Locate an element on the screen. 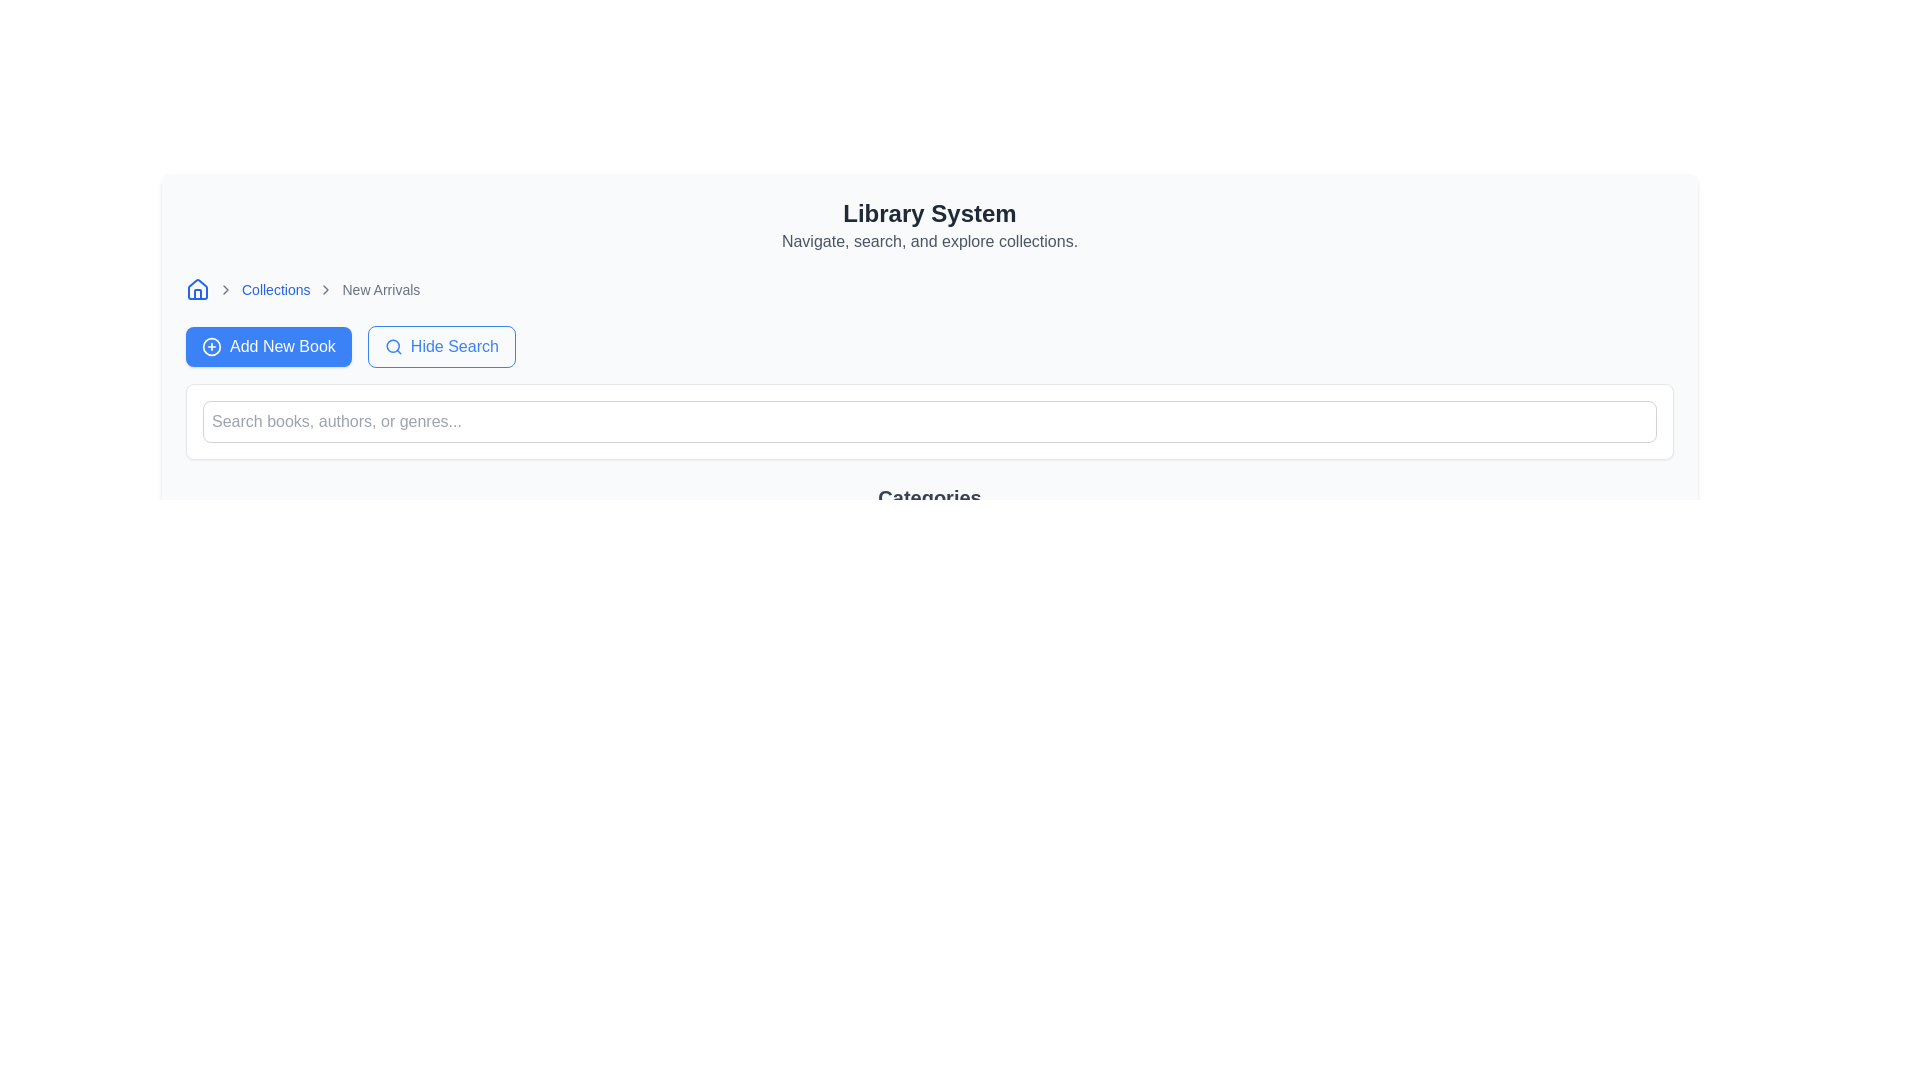 This screenshot has width=1920, height=1080. the search icon, which is a graphical element represented as part of an inline SVG, located to the left of the 'Hide Search' button on the top bar is located at coordinates (393, 345).